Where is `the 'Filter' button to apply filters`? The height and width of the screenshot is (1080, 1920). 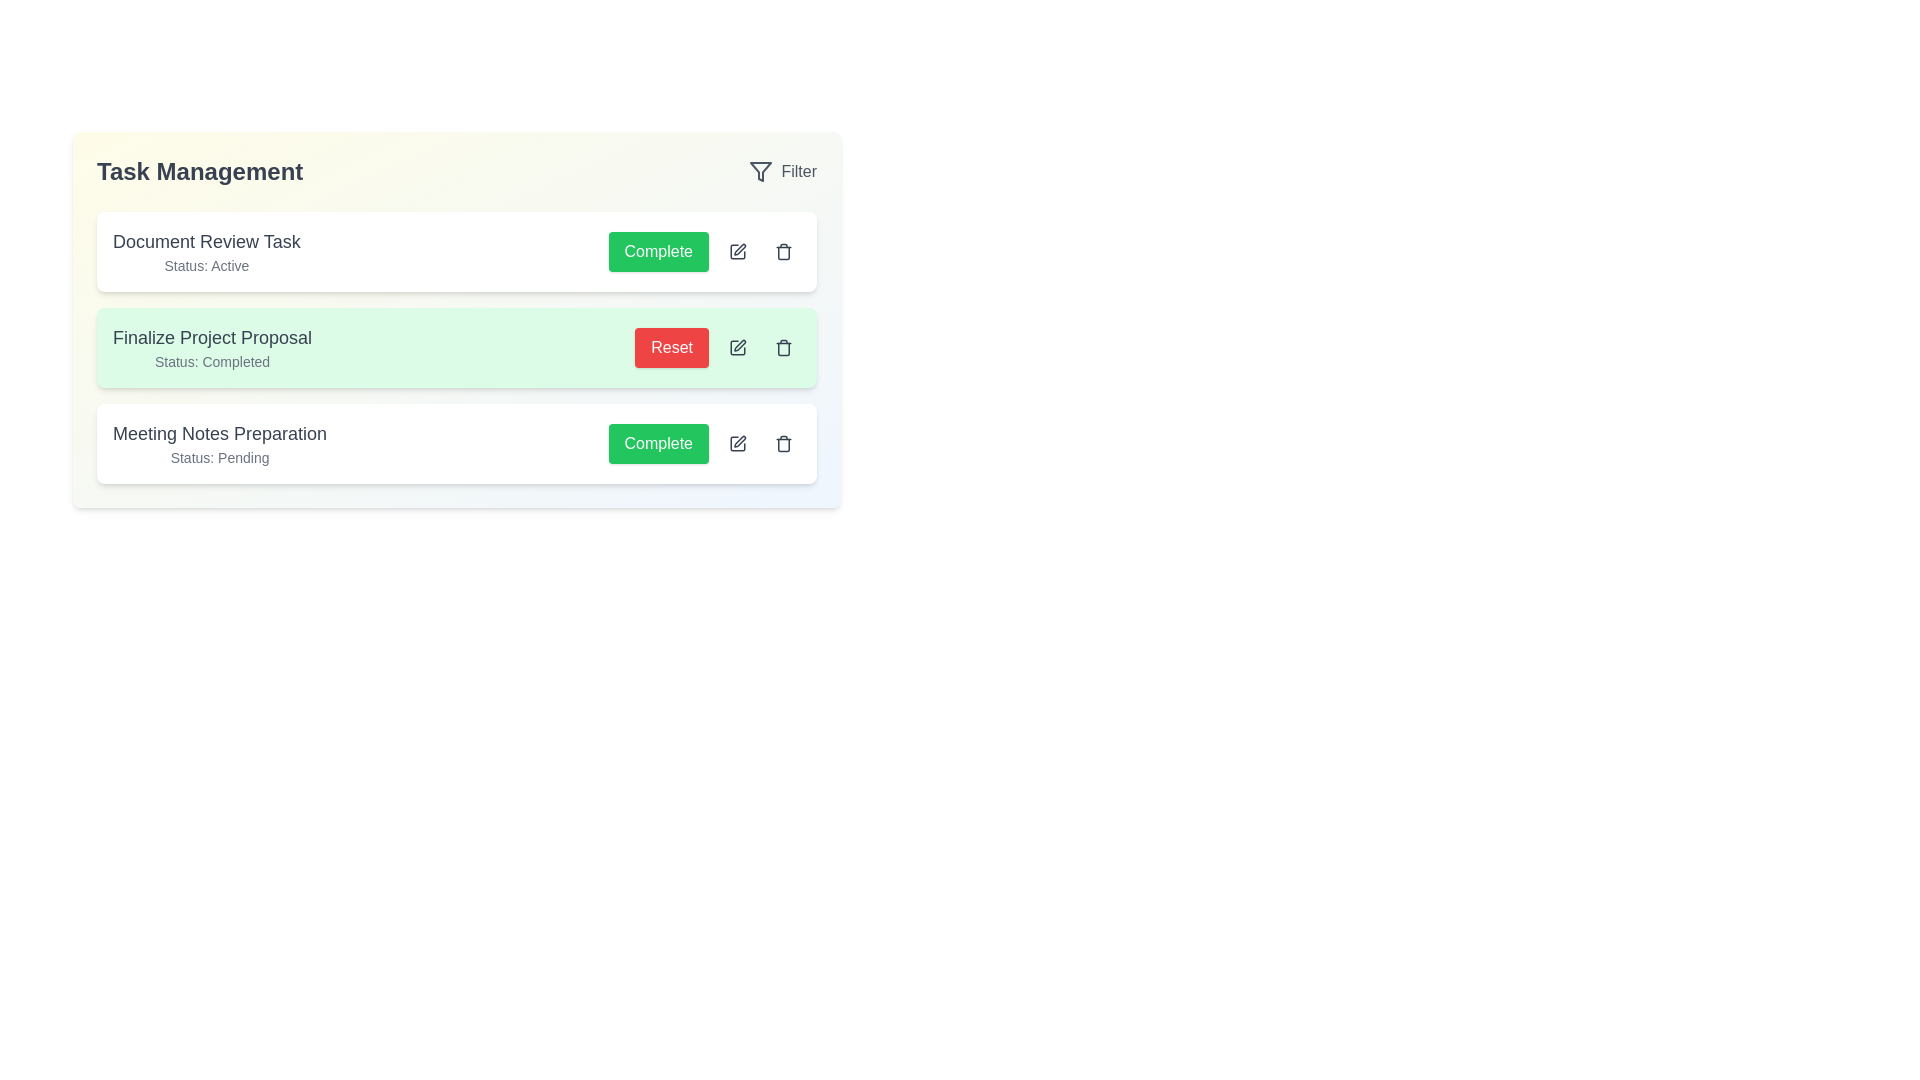
the 'Filter' button to apply filters is located at coordinates (781, 171).